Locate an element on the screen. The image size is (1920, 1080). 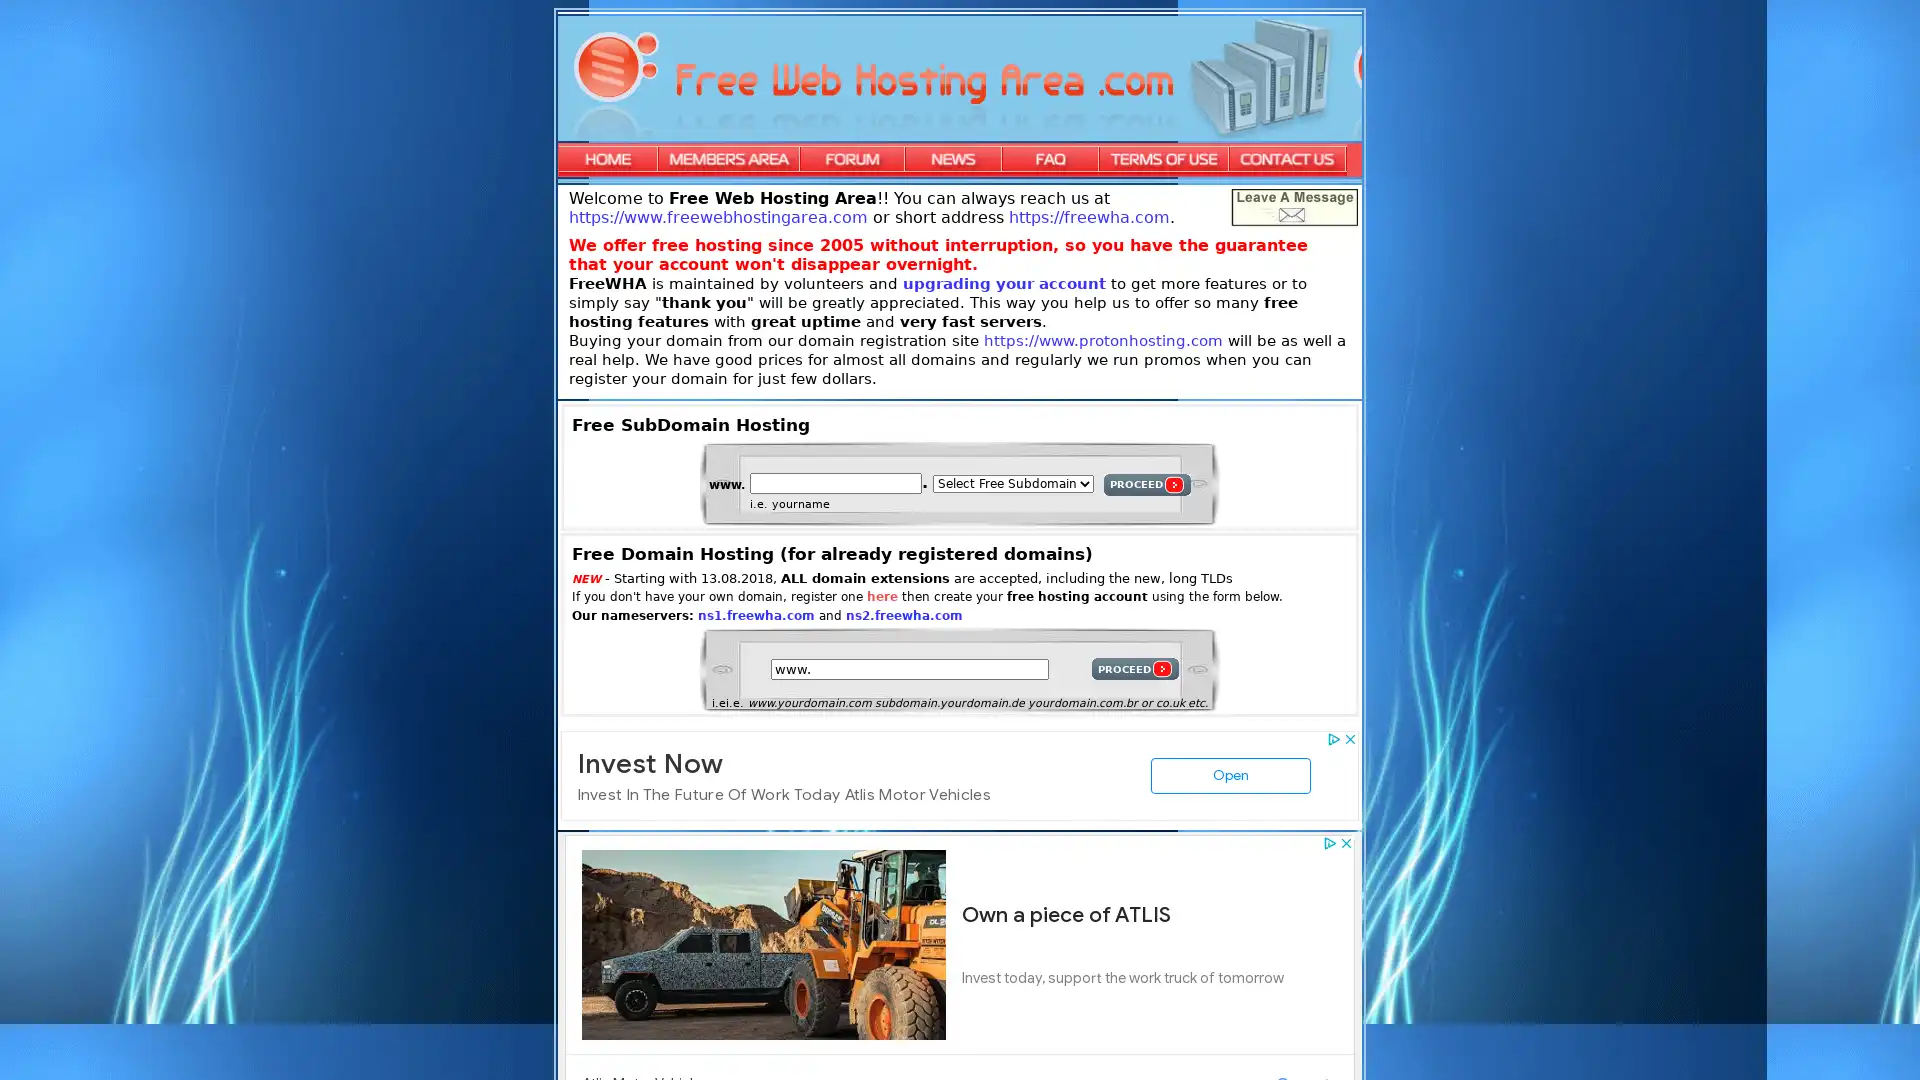
PROCEED is located at coordinates (1147, 483).